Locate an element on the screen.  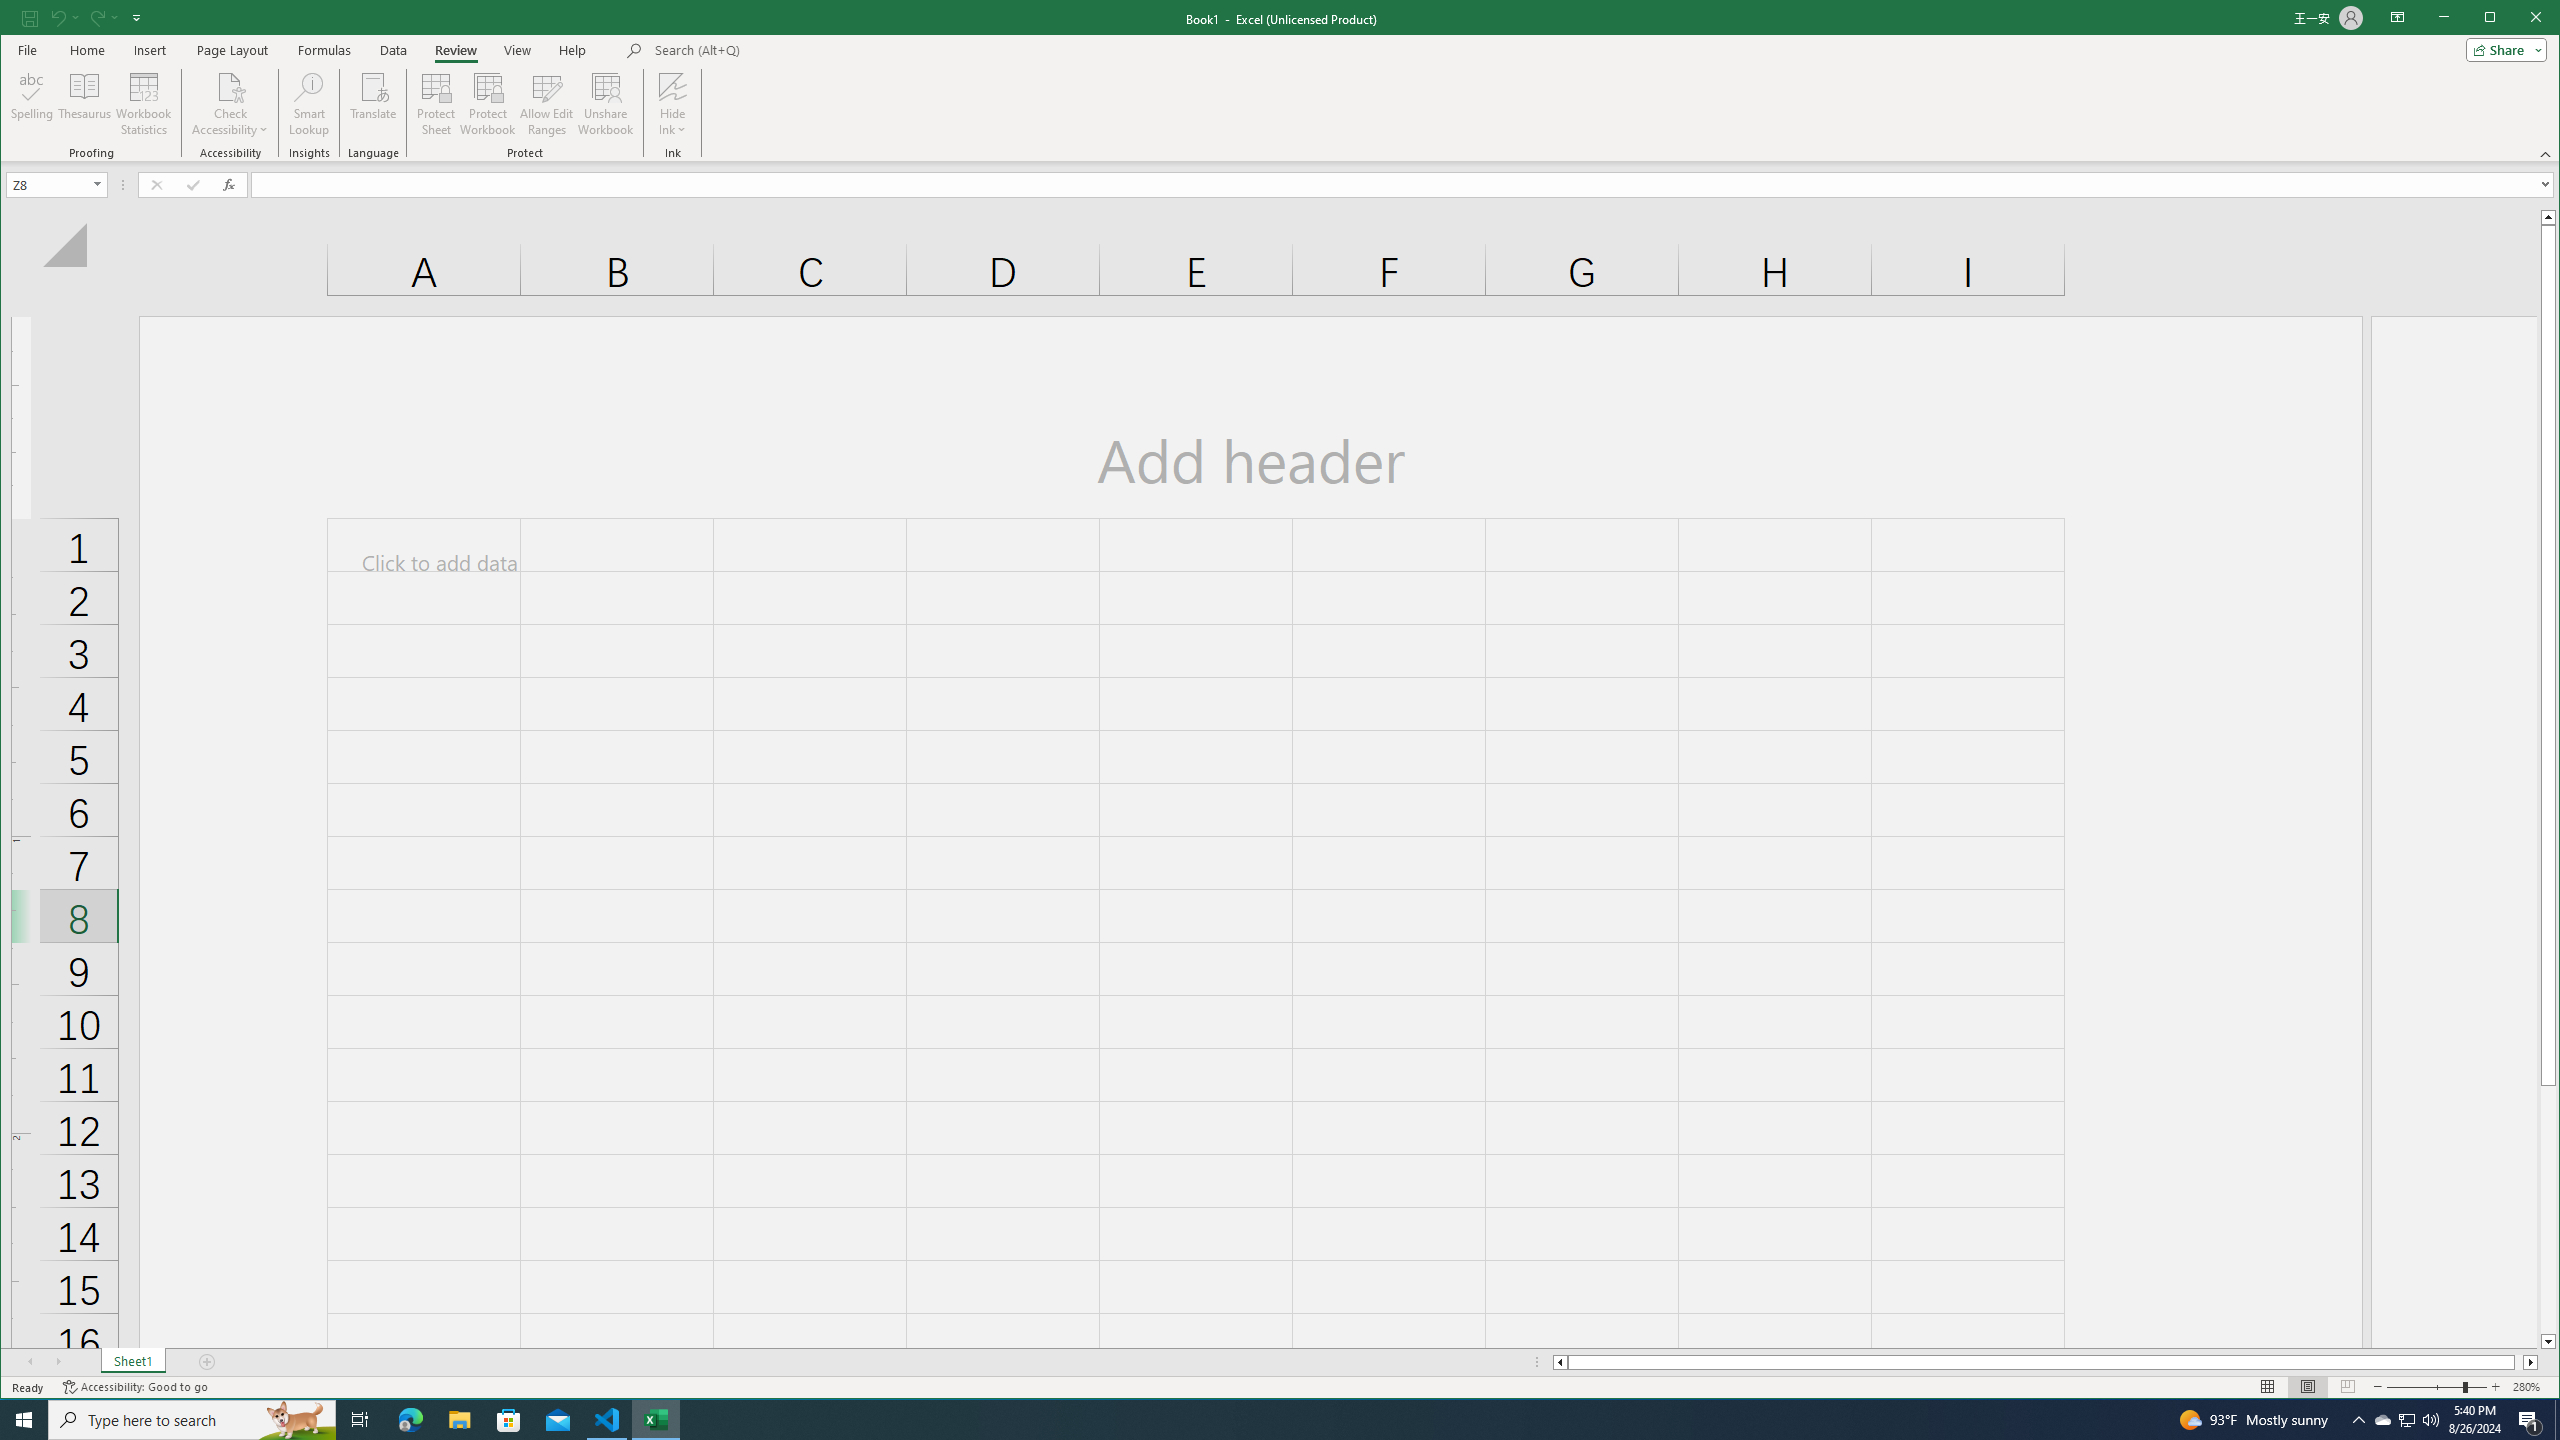
'Page Break Preview' is located at coordinates (2347, 1386).